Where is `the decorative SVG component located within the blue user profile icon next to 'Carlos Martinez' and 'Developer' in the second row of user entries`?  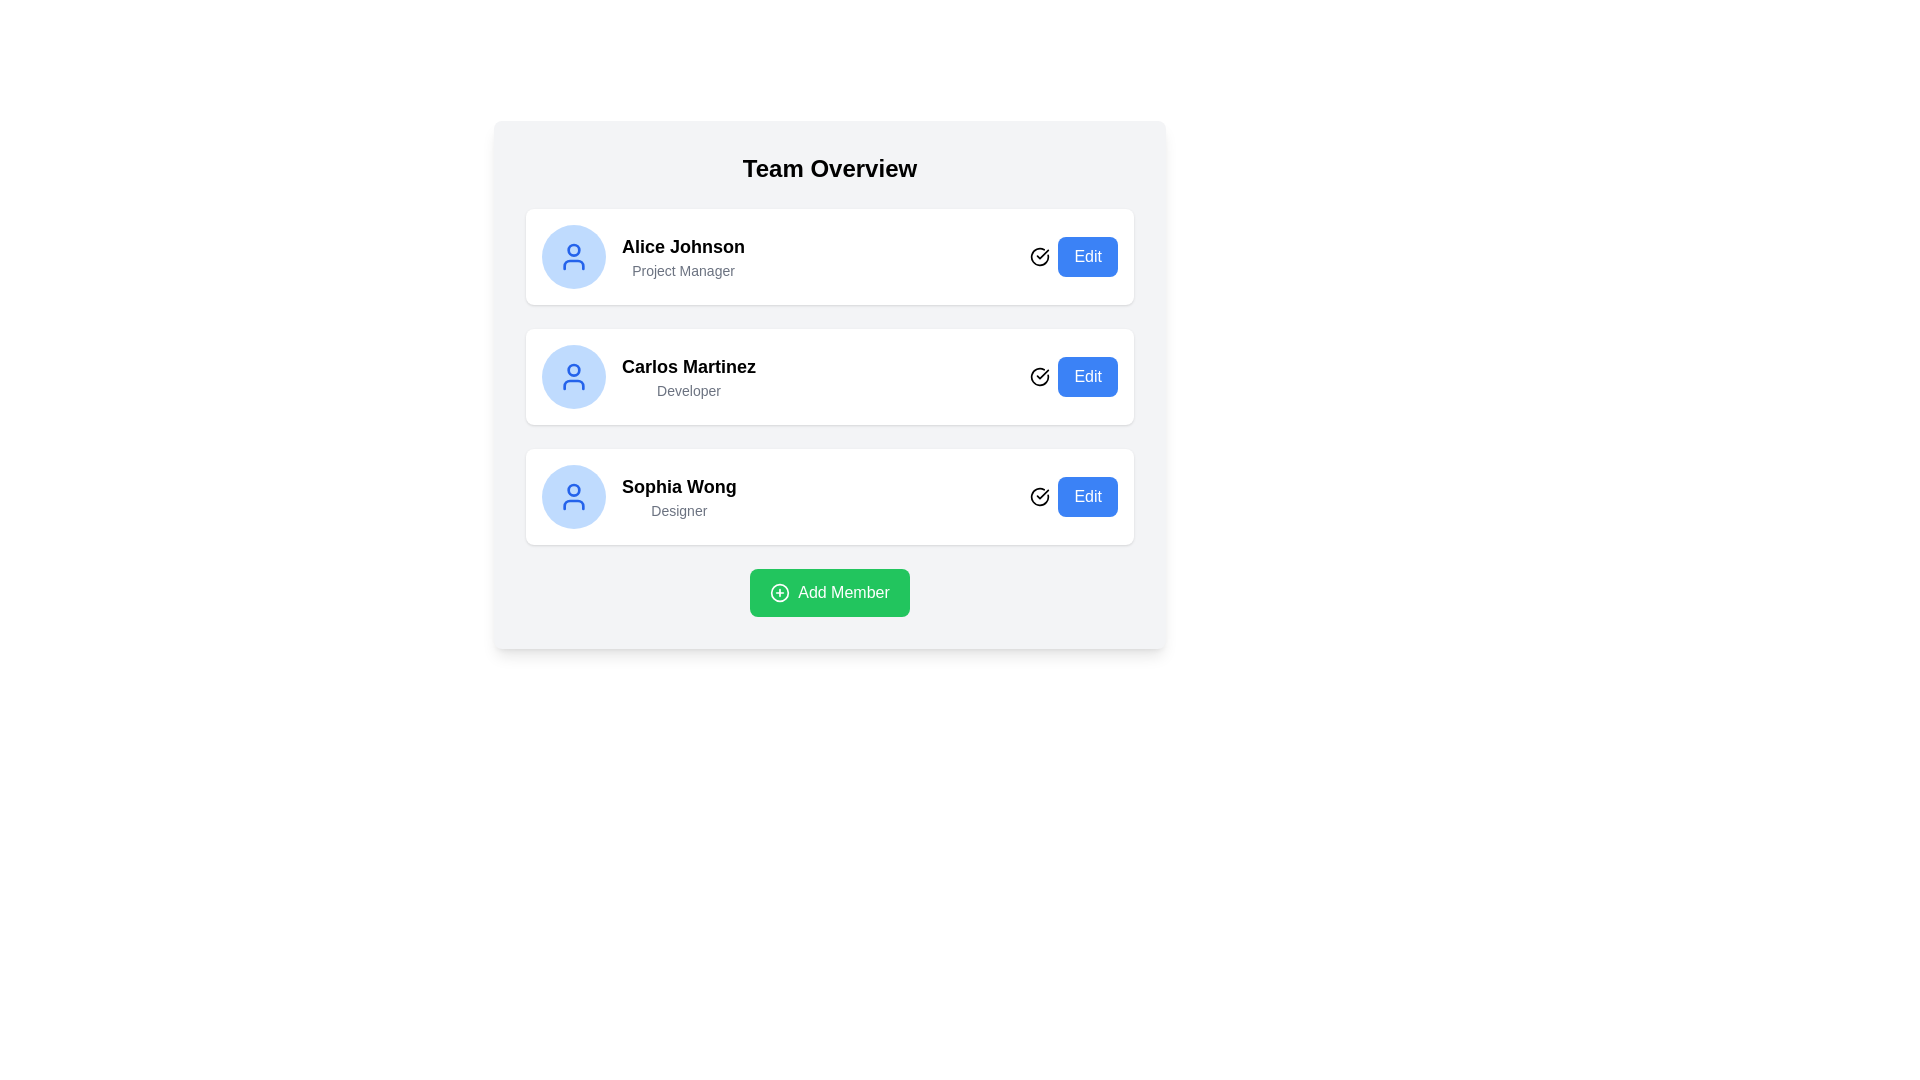
the decorative SVG component located within the blue user profile icon next to 'Carlos Martinez' and 'Developer' in the second row of user entries is located at coordinates (573, 370).